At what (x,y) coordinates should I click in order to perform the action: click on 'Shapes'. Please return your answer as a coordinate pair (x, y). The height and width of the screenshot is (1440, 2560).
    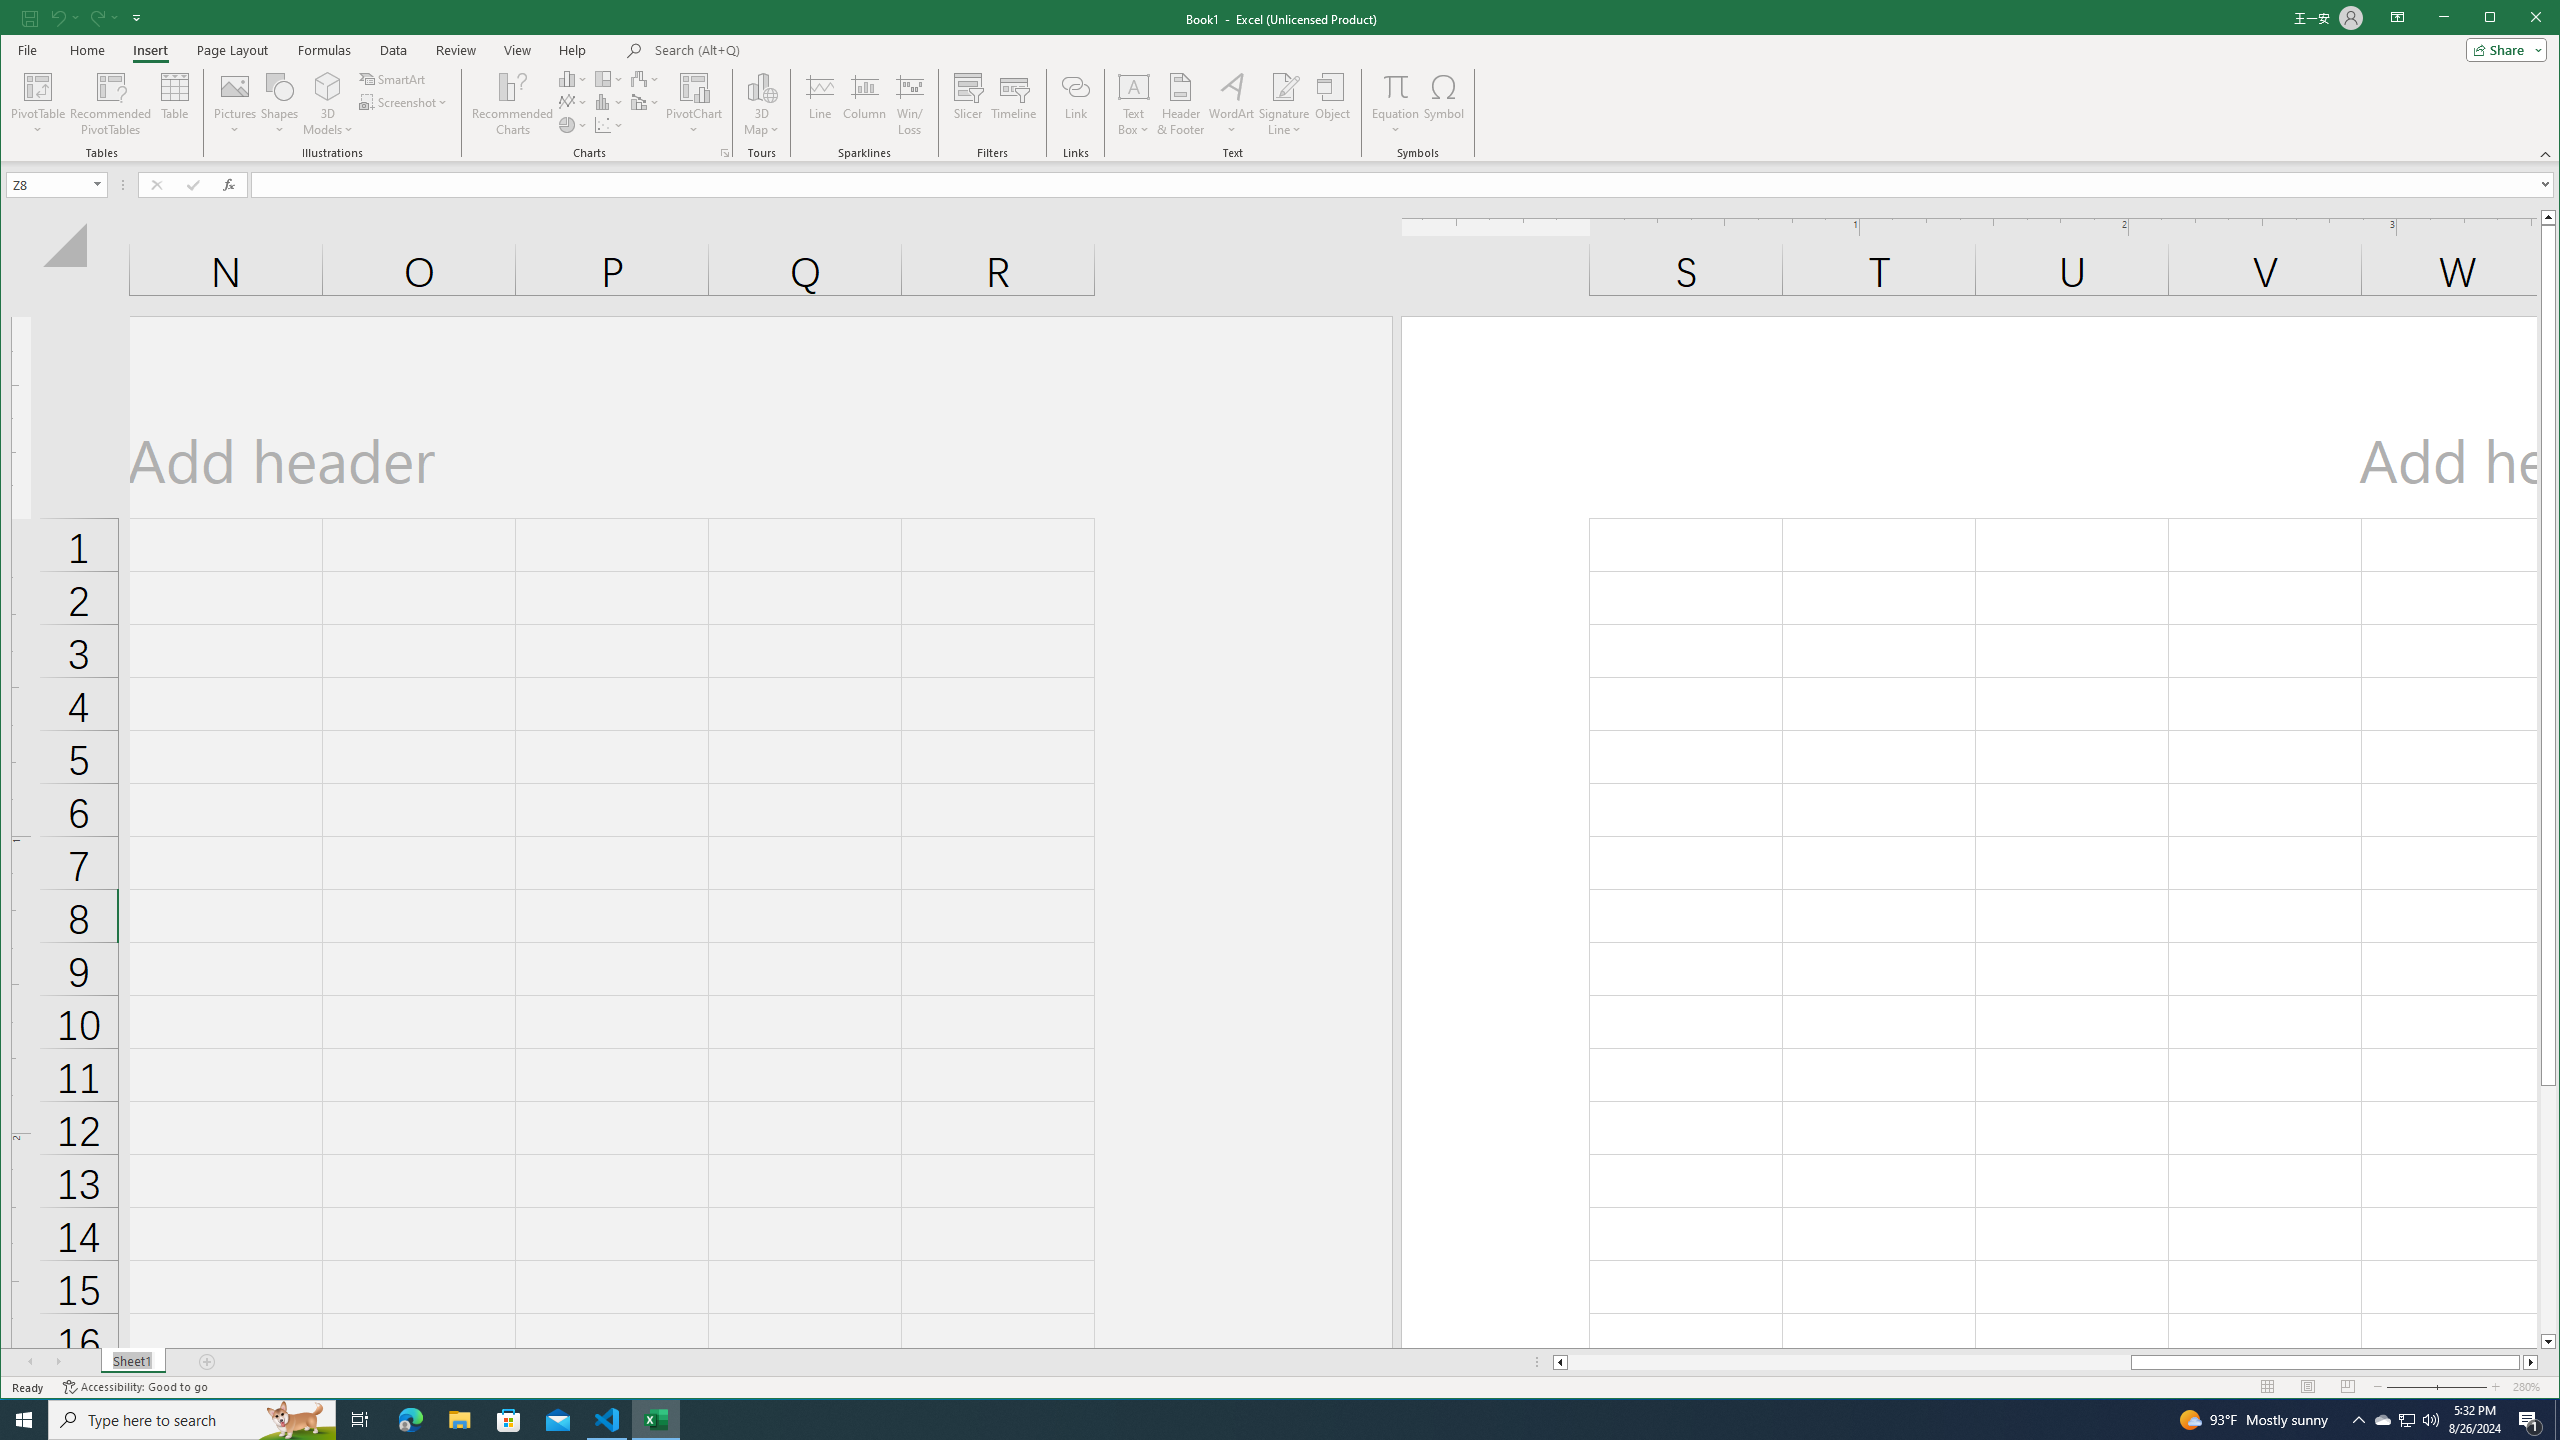
    Looking at the image, I should click on (280, 103).